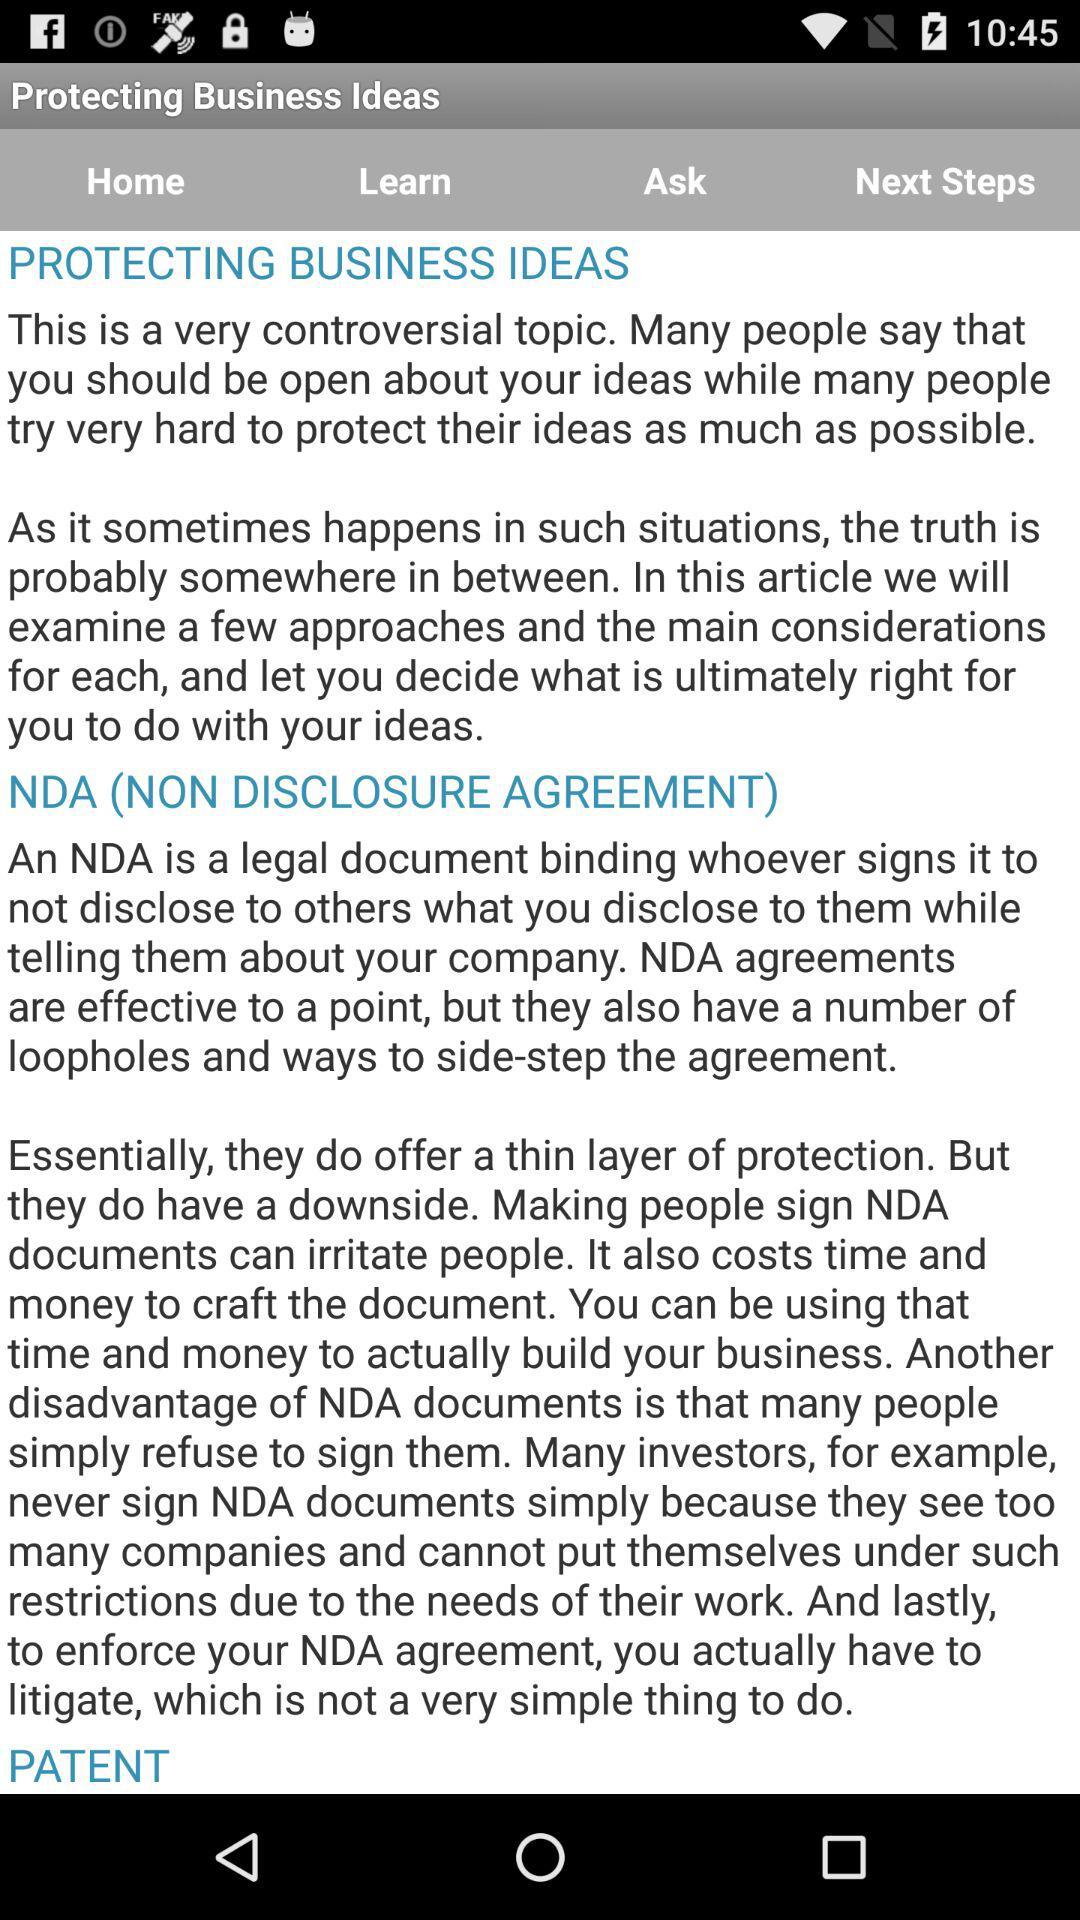 The height and width of the screenshot is (1920, 1080). I want to click on icon above the protecting business ideas app, so click(945, 180).